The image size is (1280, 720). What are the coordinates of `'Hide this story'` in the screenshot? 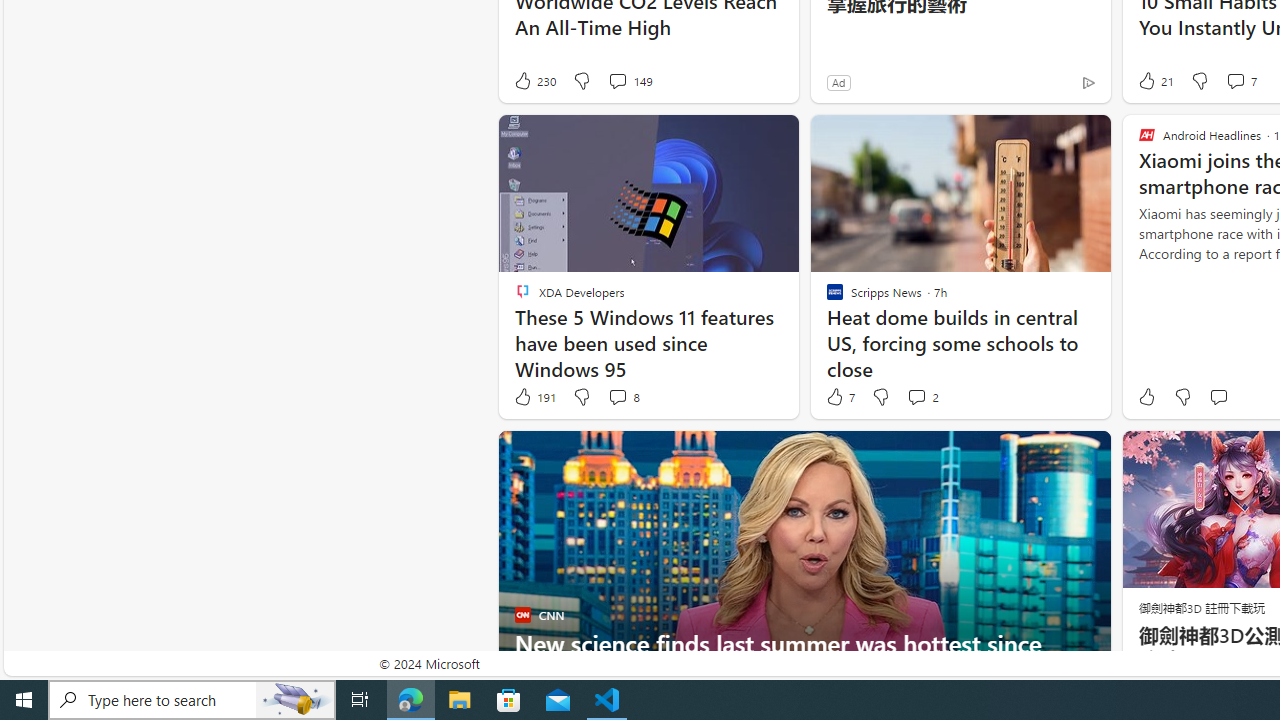 It's located at (1049, 455).